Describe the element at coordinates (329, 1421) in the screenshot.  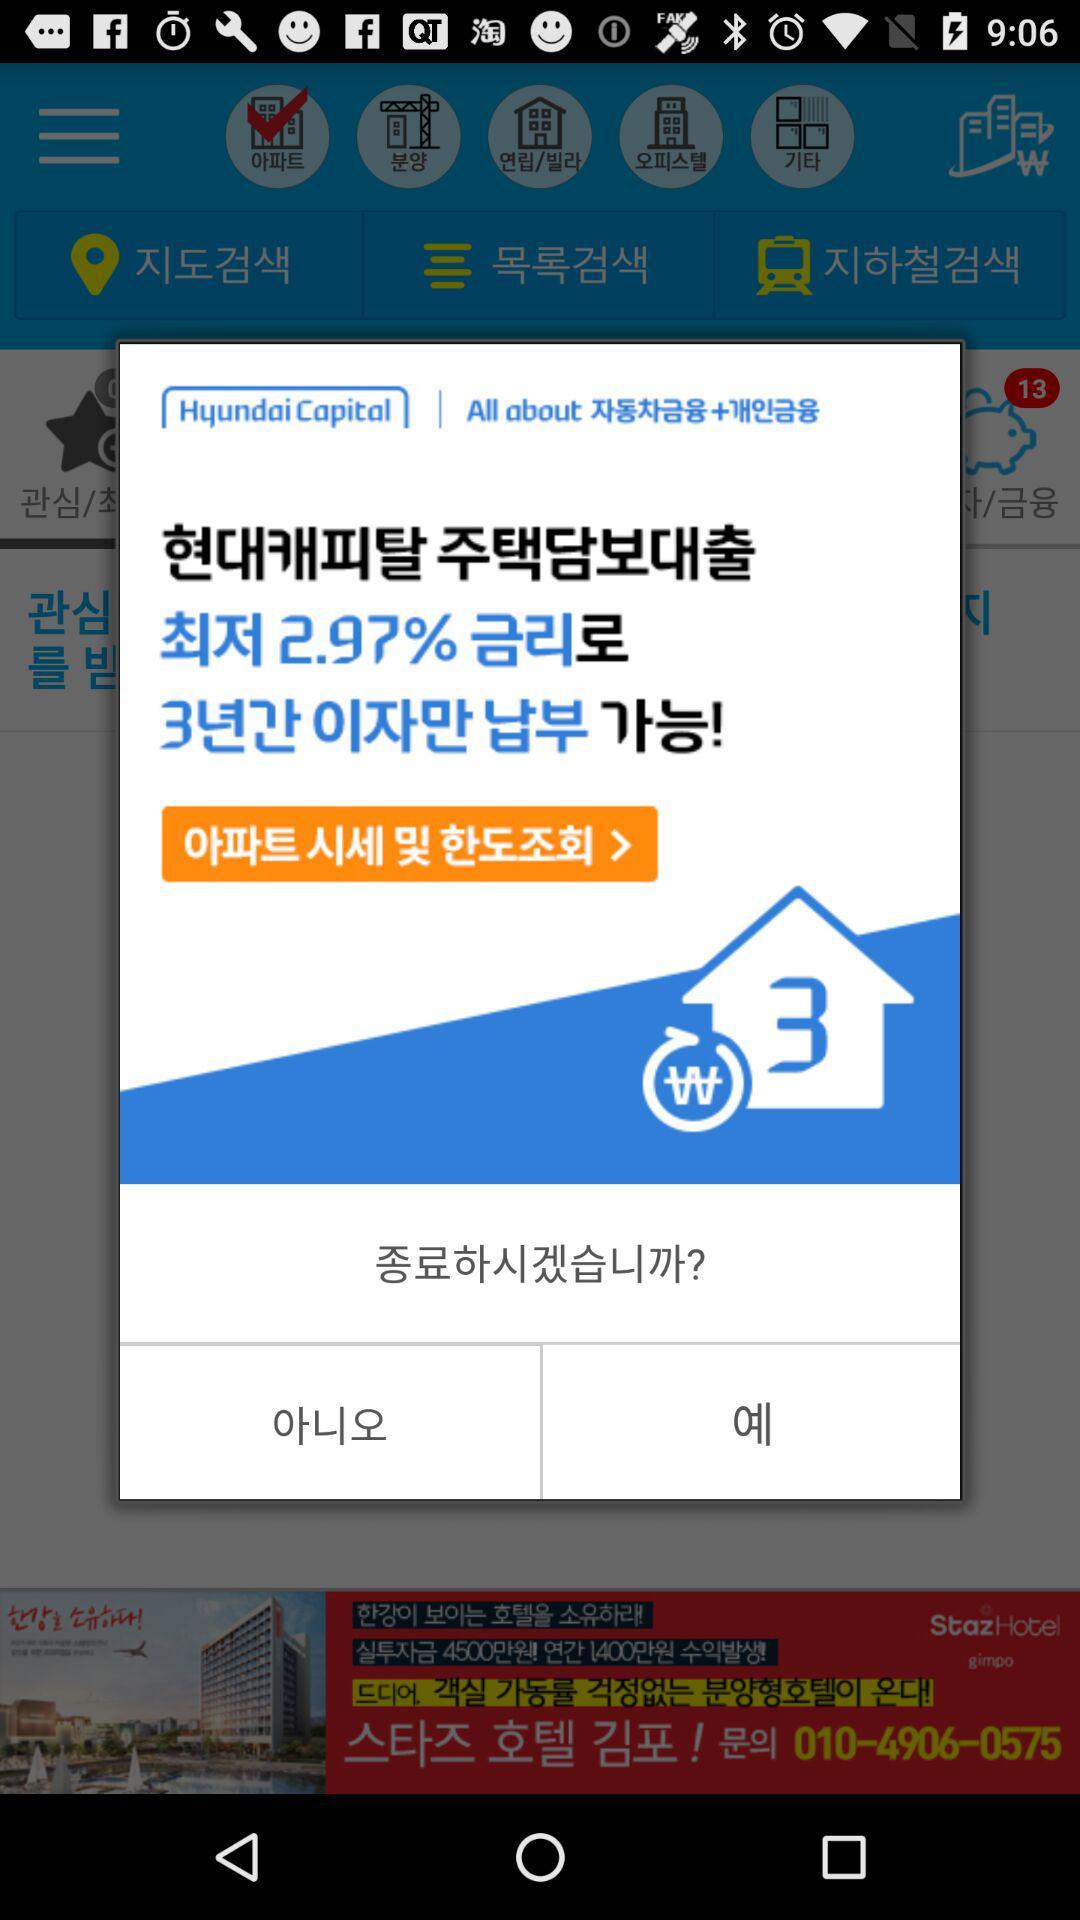
I see `icon at the bottom left corner` at that location.